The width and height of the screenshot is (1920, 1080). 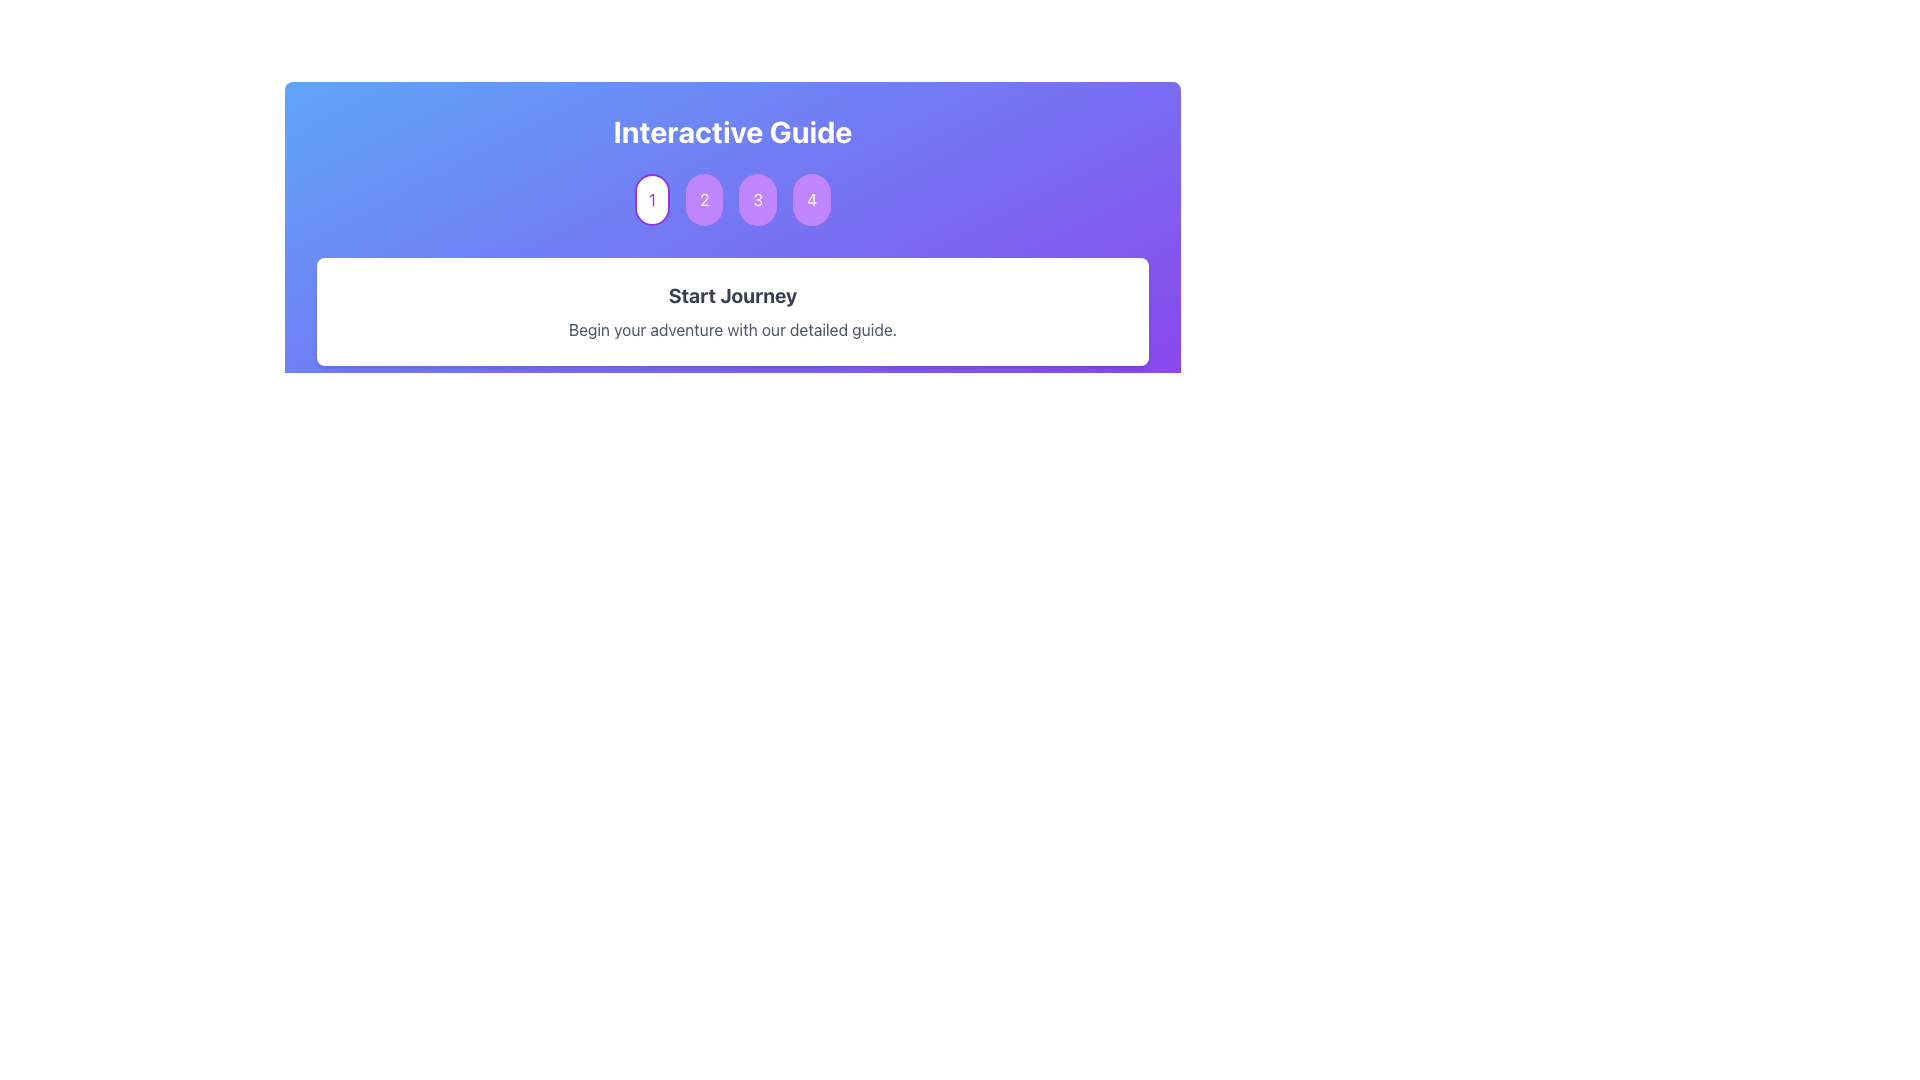 I want to click on the circular button labeled '3' with a purple background and white text, so click(x=757, y=200).